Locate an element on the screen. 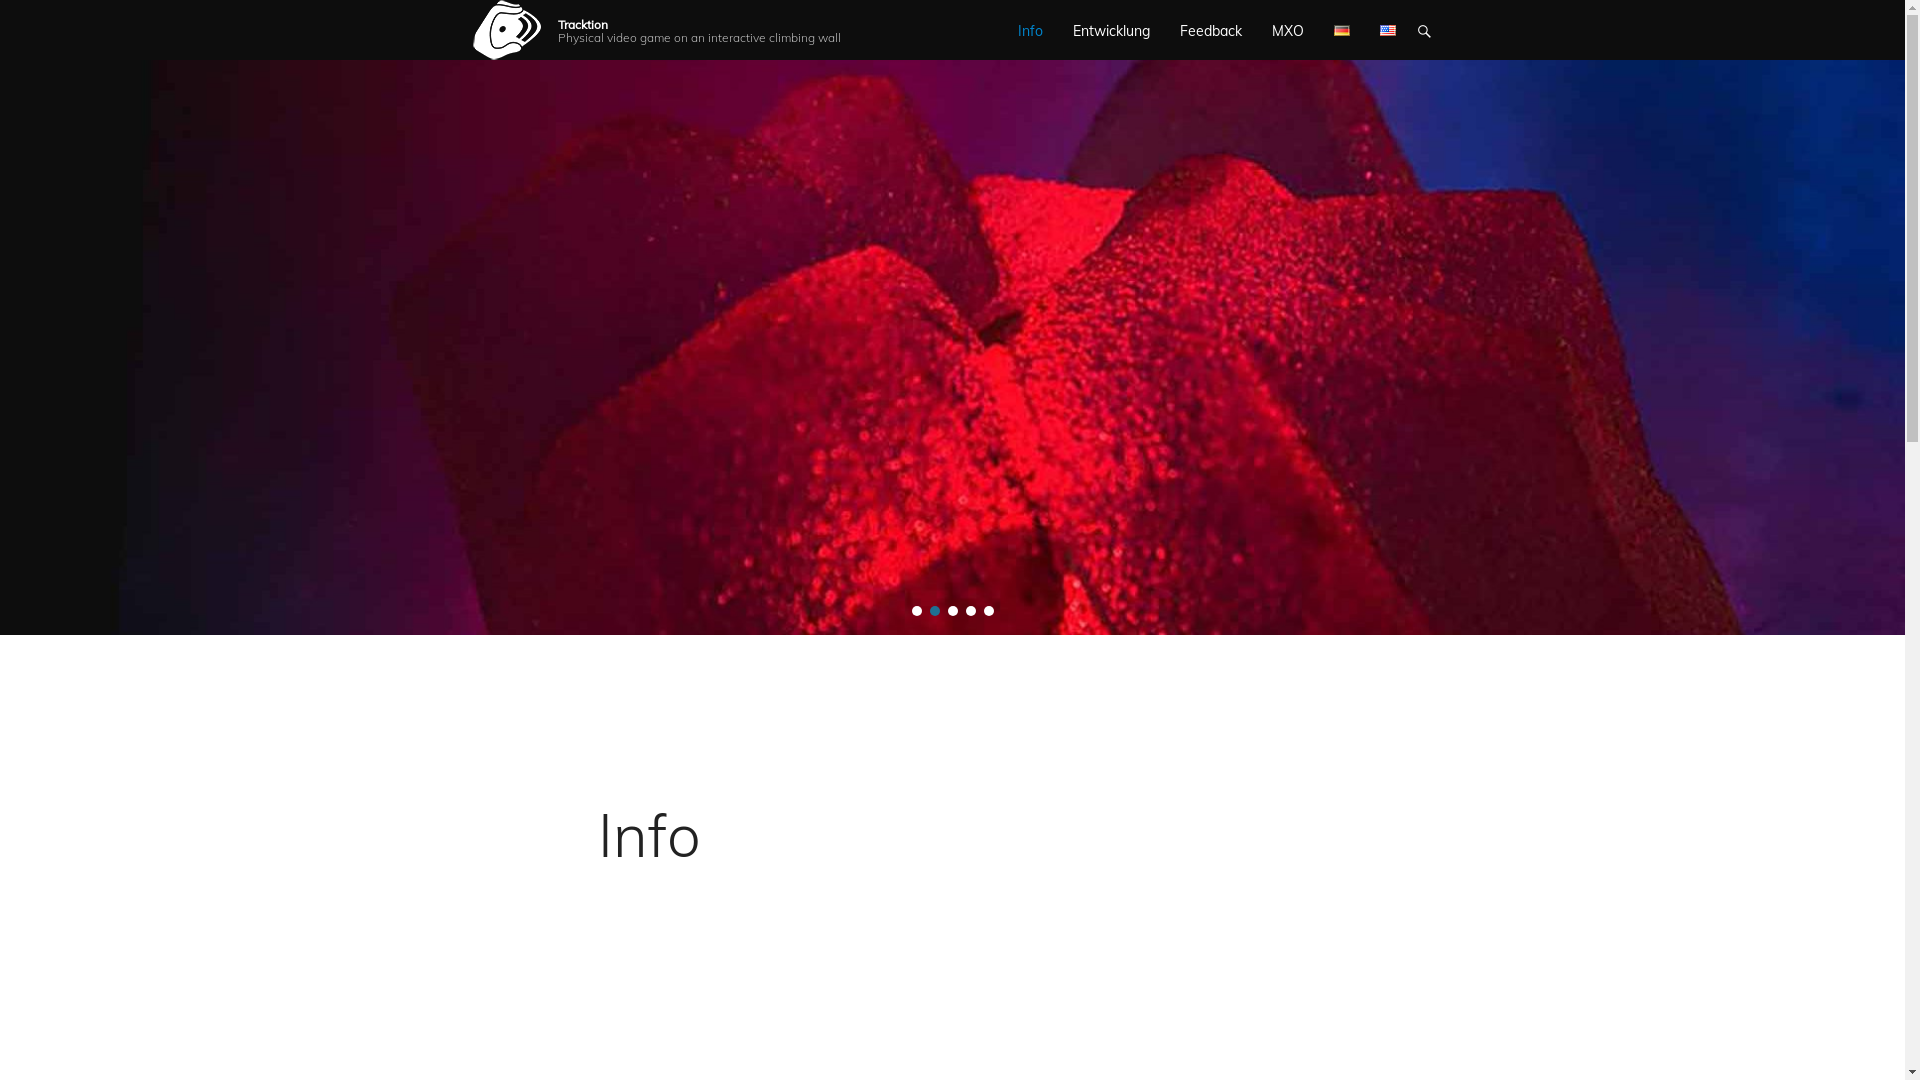 This screenshot has width=1920, height=1080. '3' is located at coordinates (952, 609).